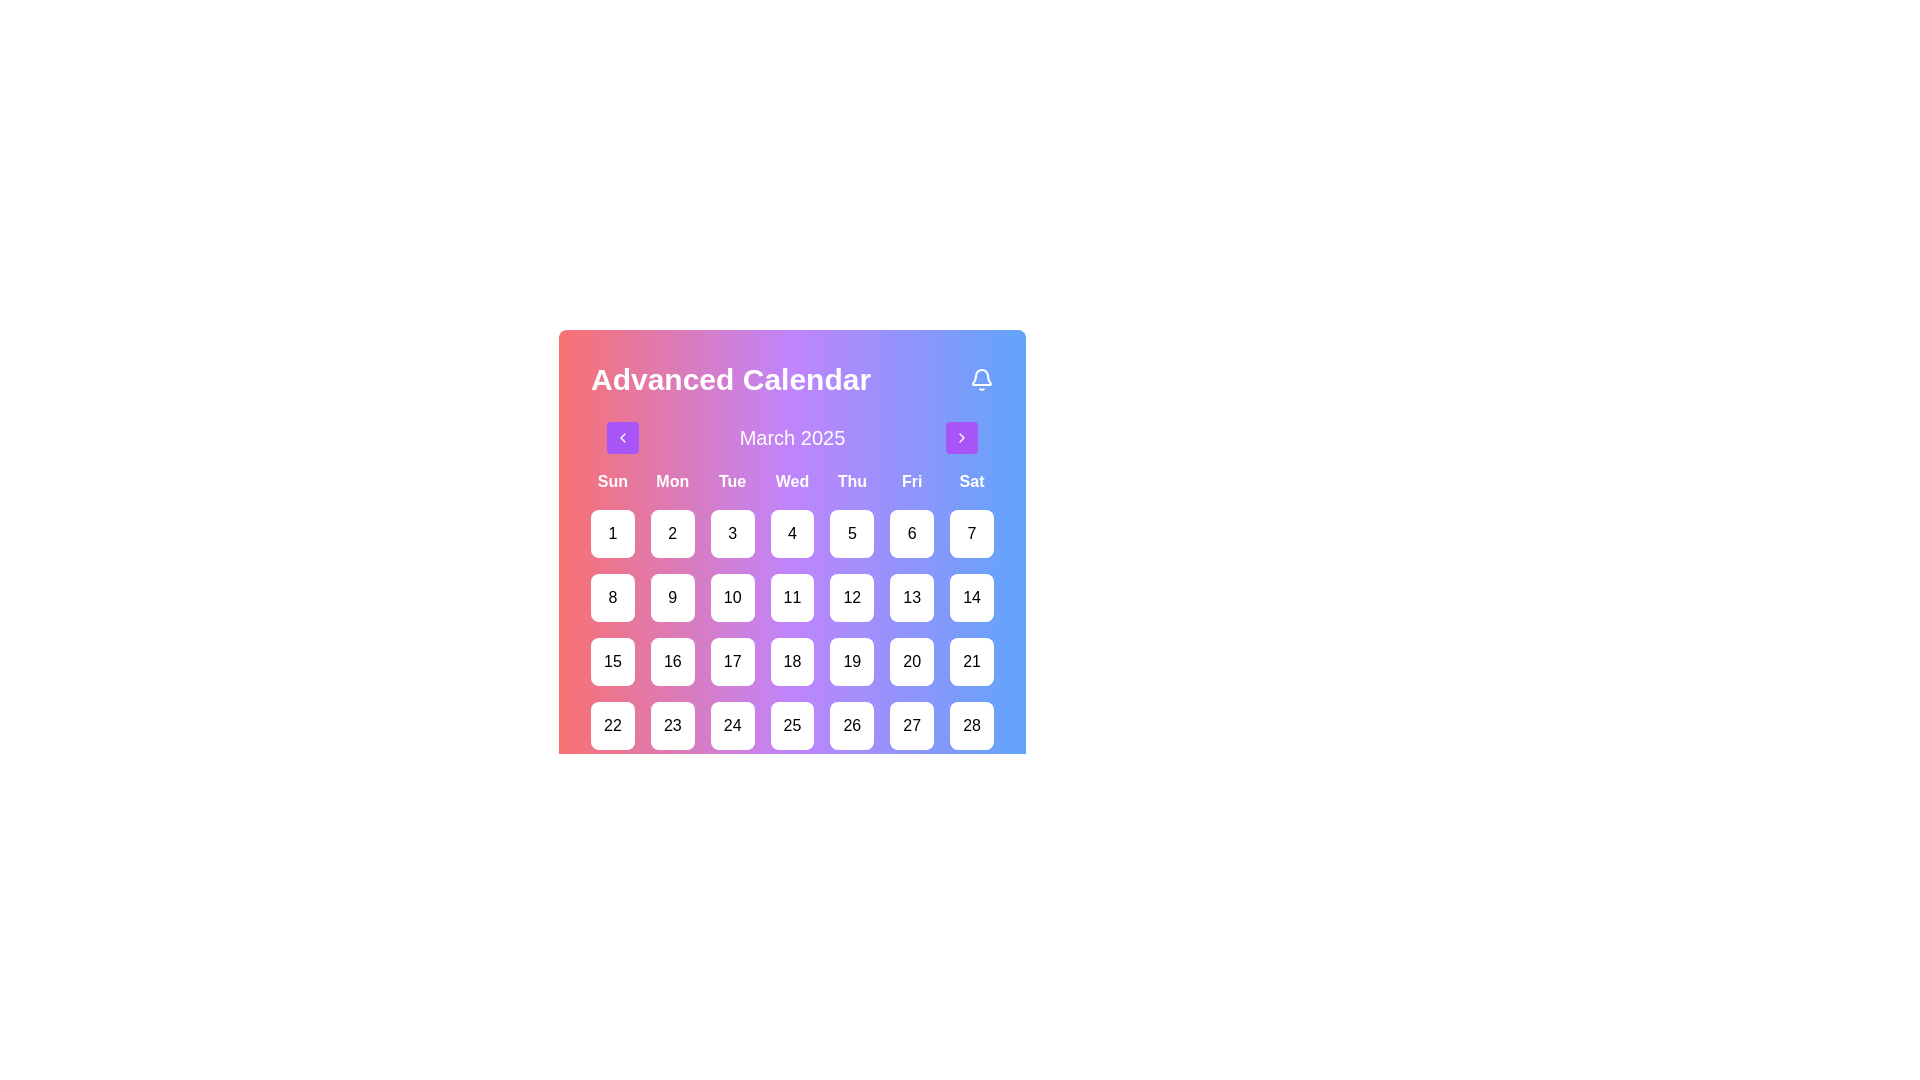  I want to click on the interactive calendar date cell representing the 28th day of the month, so click(972, 725).